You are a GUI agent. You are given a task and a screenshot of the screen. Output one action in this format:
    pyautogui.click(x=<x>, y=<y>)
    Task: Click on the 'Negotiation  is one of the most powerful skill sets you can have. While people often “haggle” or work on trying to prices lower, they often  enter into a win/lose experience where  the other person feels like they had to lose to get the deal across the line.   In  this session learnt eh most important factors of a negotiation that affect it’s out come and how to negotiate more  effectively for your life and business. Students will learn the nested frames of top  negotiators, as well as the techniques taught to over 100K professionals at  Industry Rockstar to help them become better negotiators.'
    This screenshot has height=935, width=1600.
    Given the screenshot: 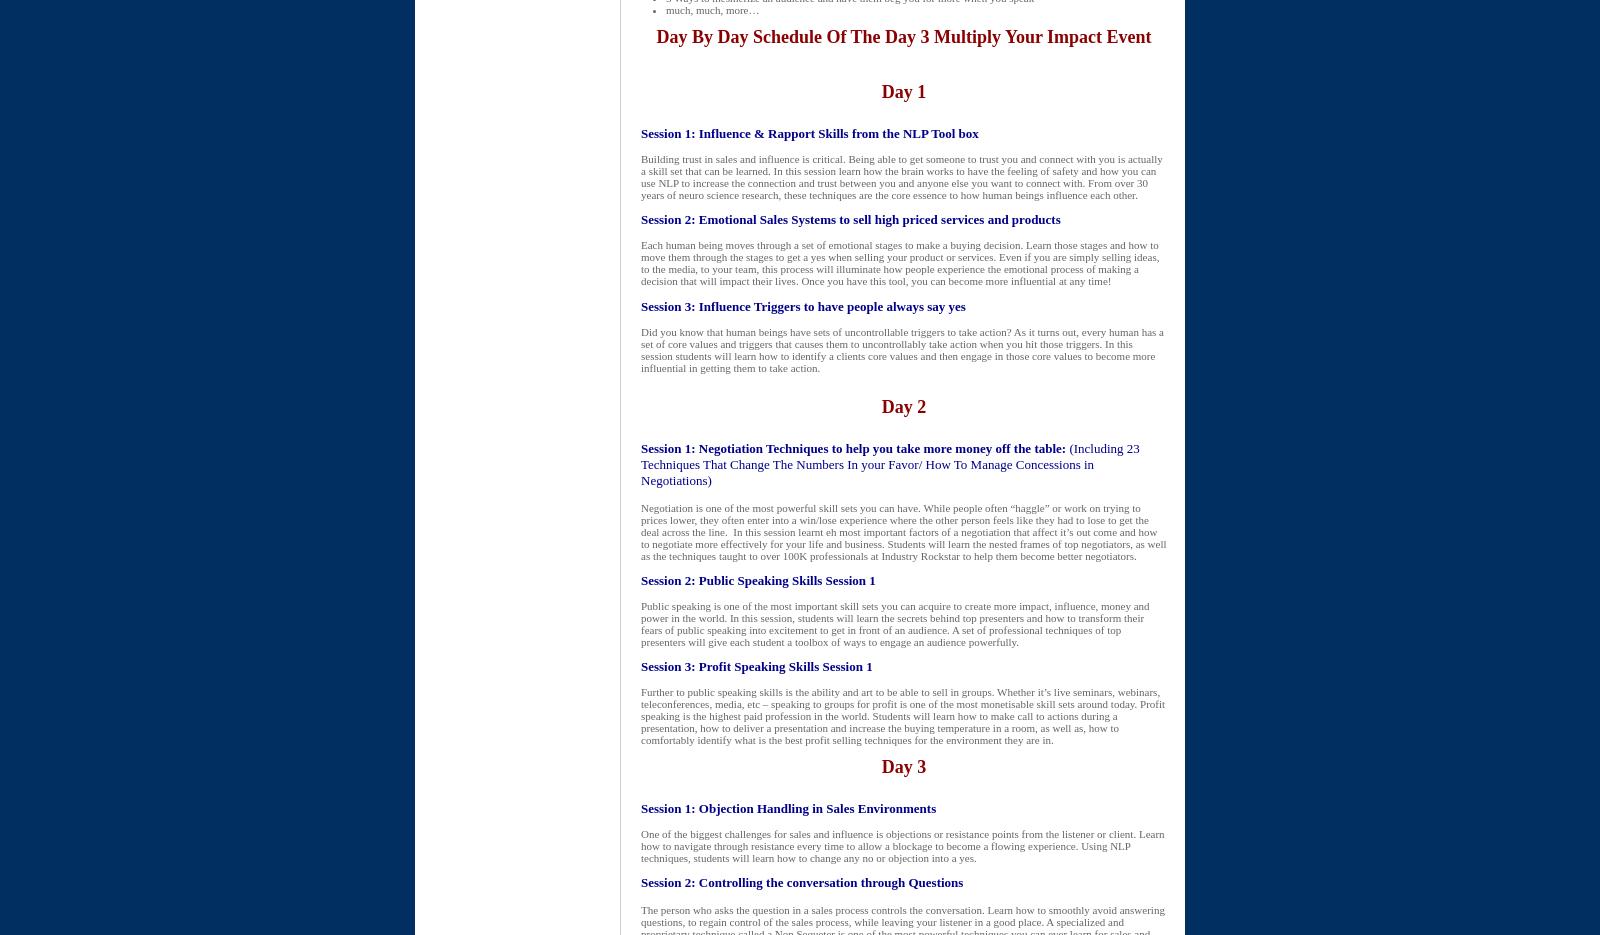 What is the action you would take?
    pyautogui.click(x=902, y=531)
    